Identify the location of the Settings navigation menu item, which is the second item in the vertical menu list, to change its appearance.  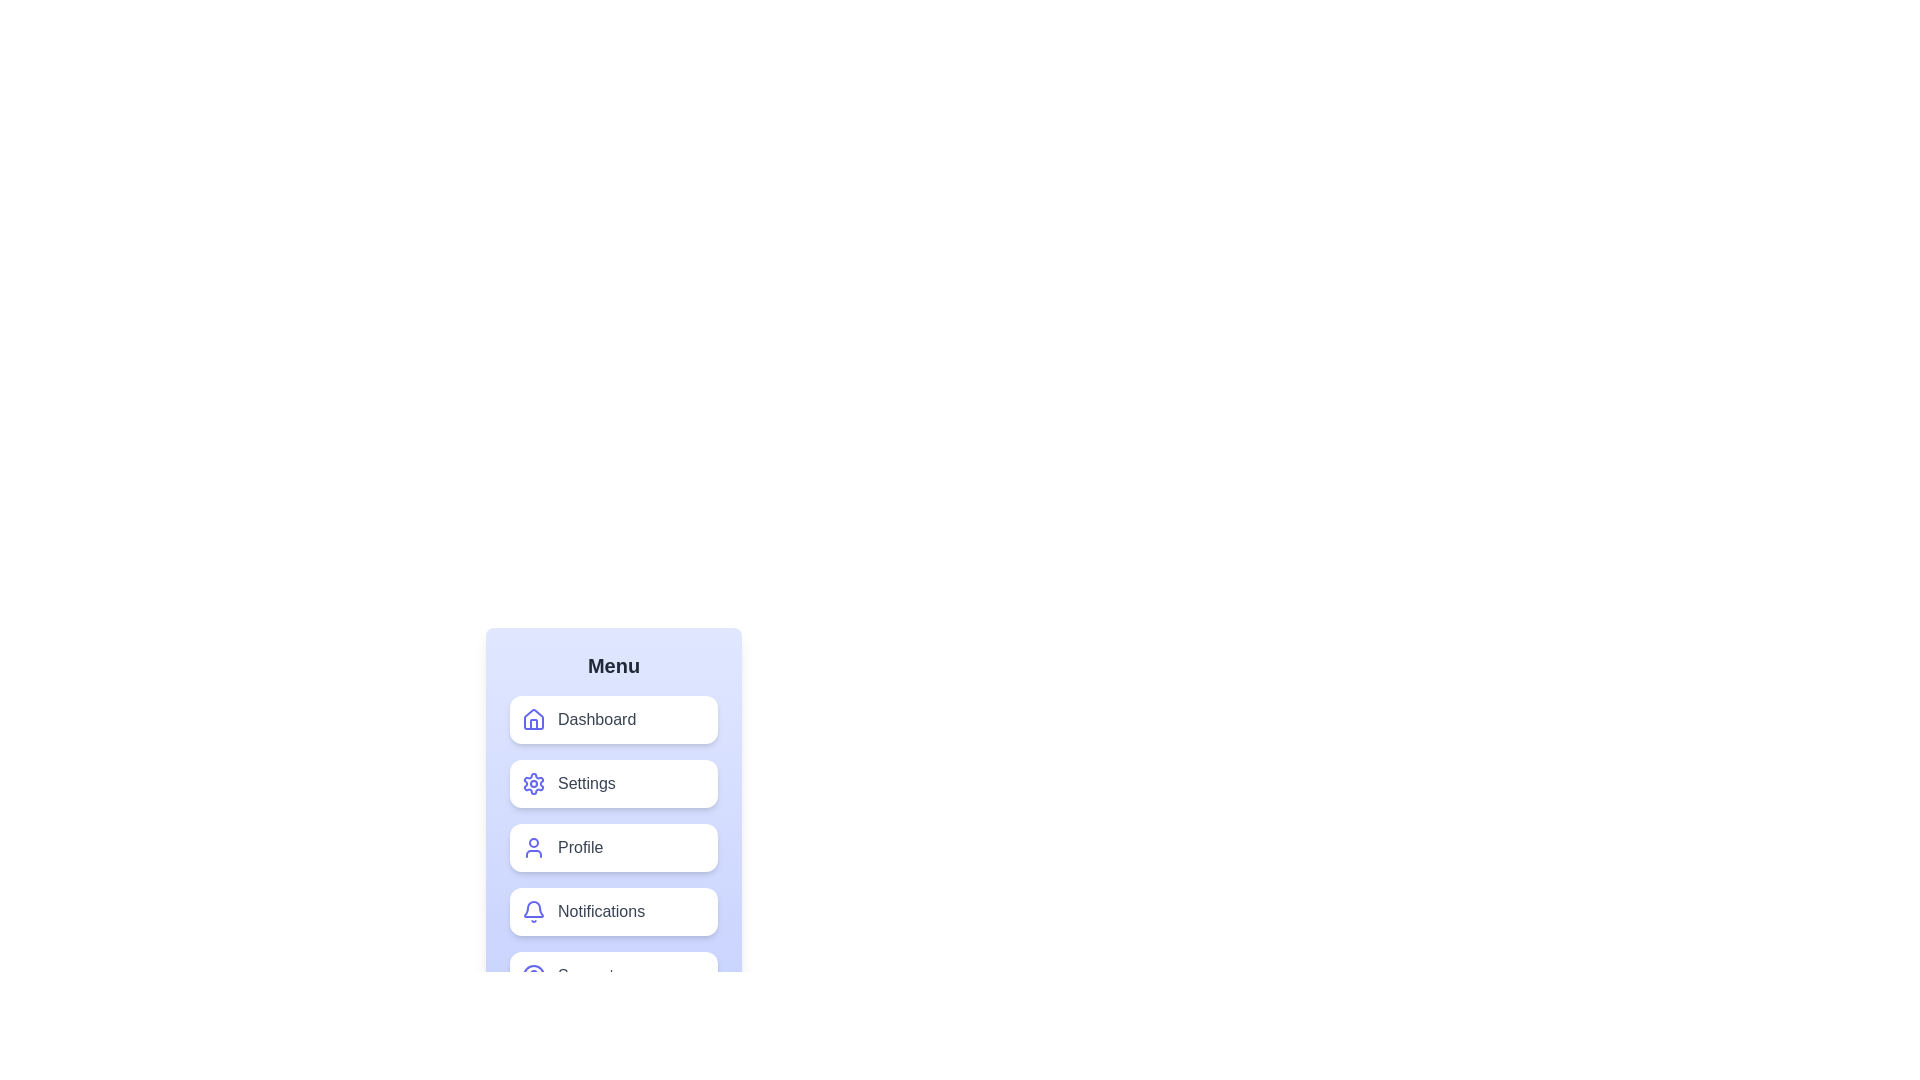
(613, 782).